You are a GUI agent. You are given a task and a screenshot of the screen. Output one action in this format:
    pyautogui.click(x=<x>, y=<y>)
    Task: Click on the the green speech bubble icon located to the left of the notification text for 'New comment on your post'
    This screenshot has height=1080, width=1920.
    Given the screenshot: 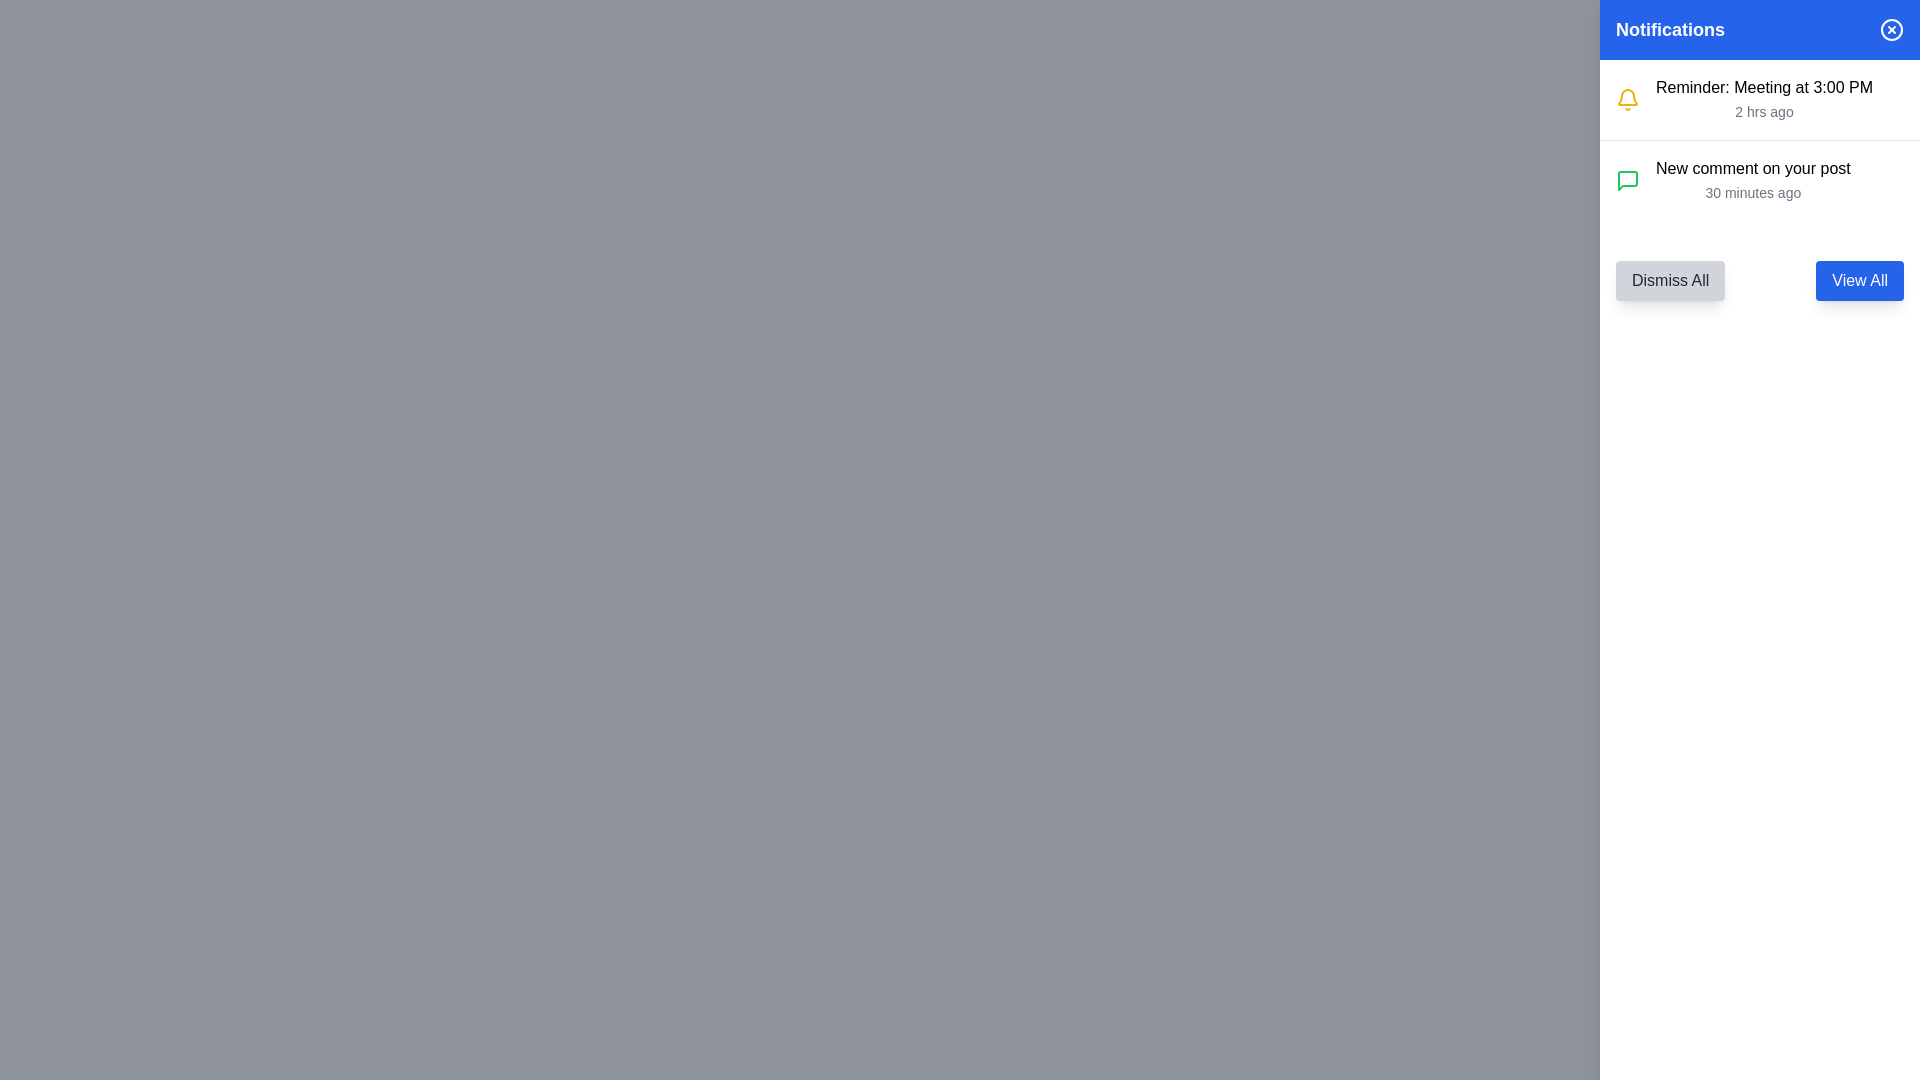 What is the action you would take?
    pyautogui.click(x=1627, y=181)
    